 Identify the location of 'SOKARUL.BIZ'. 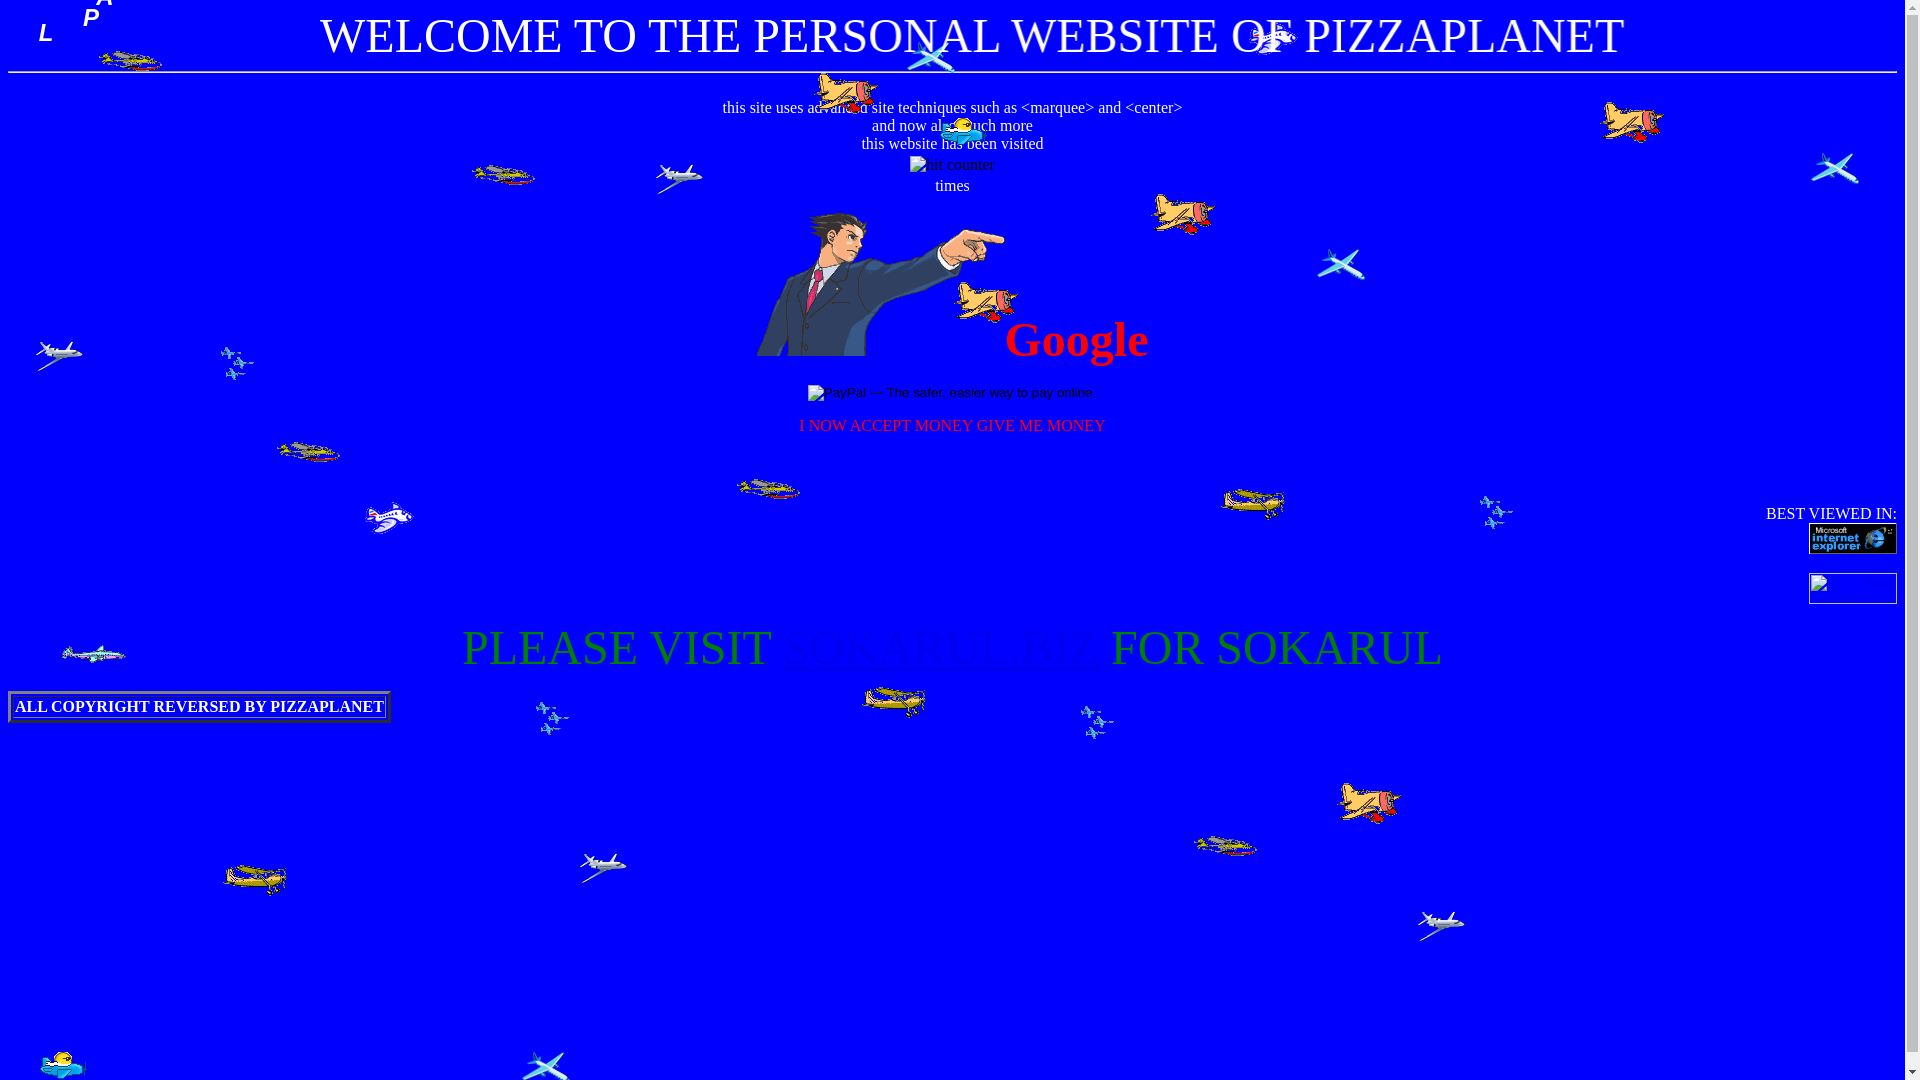
(939, 647).